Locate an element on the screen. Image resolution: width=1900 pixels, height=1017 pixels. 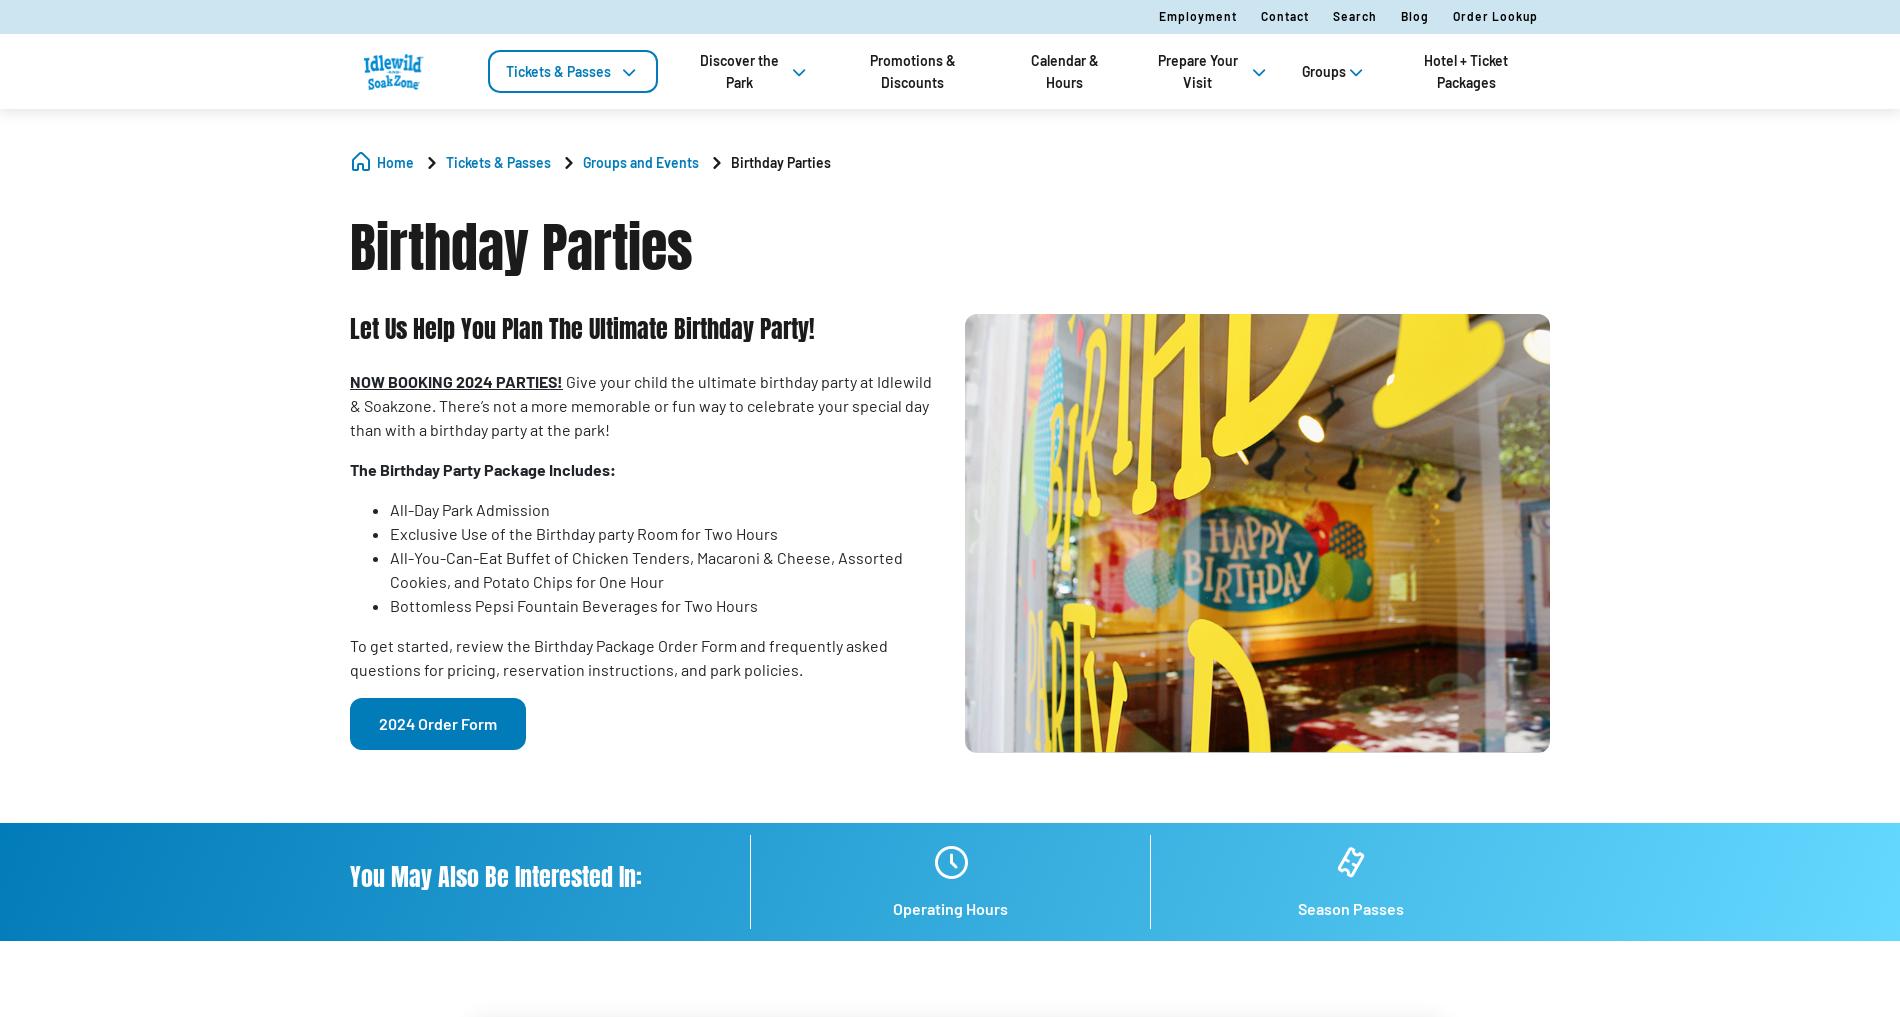
'NOW BOOKING 2024 PARTIES!' is located at coordinates (455, 379).